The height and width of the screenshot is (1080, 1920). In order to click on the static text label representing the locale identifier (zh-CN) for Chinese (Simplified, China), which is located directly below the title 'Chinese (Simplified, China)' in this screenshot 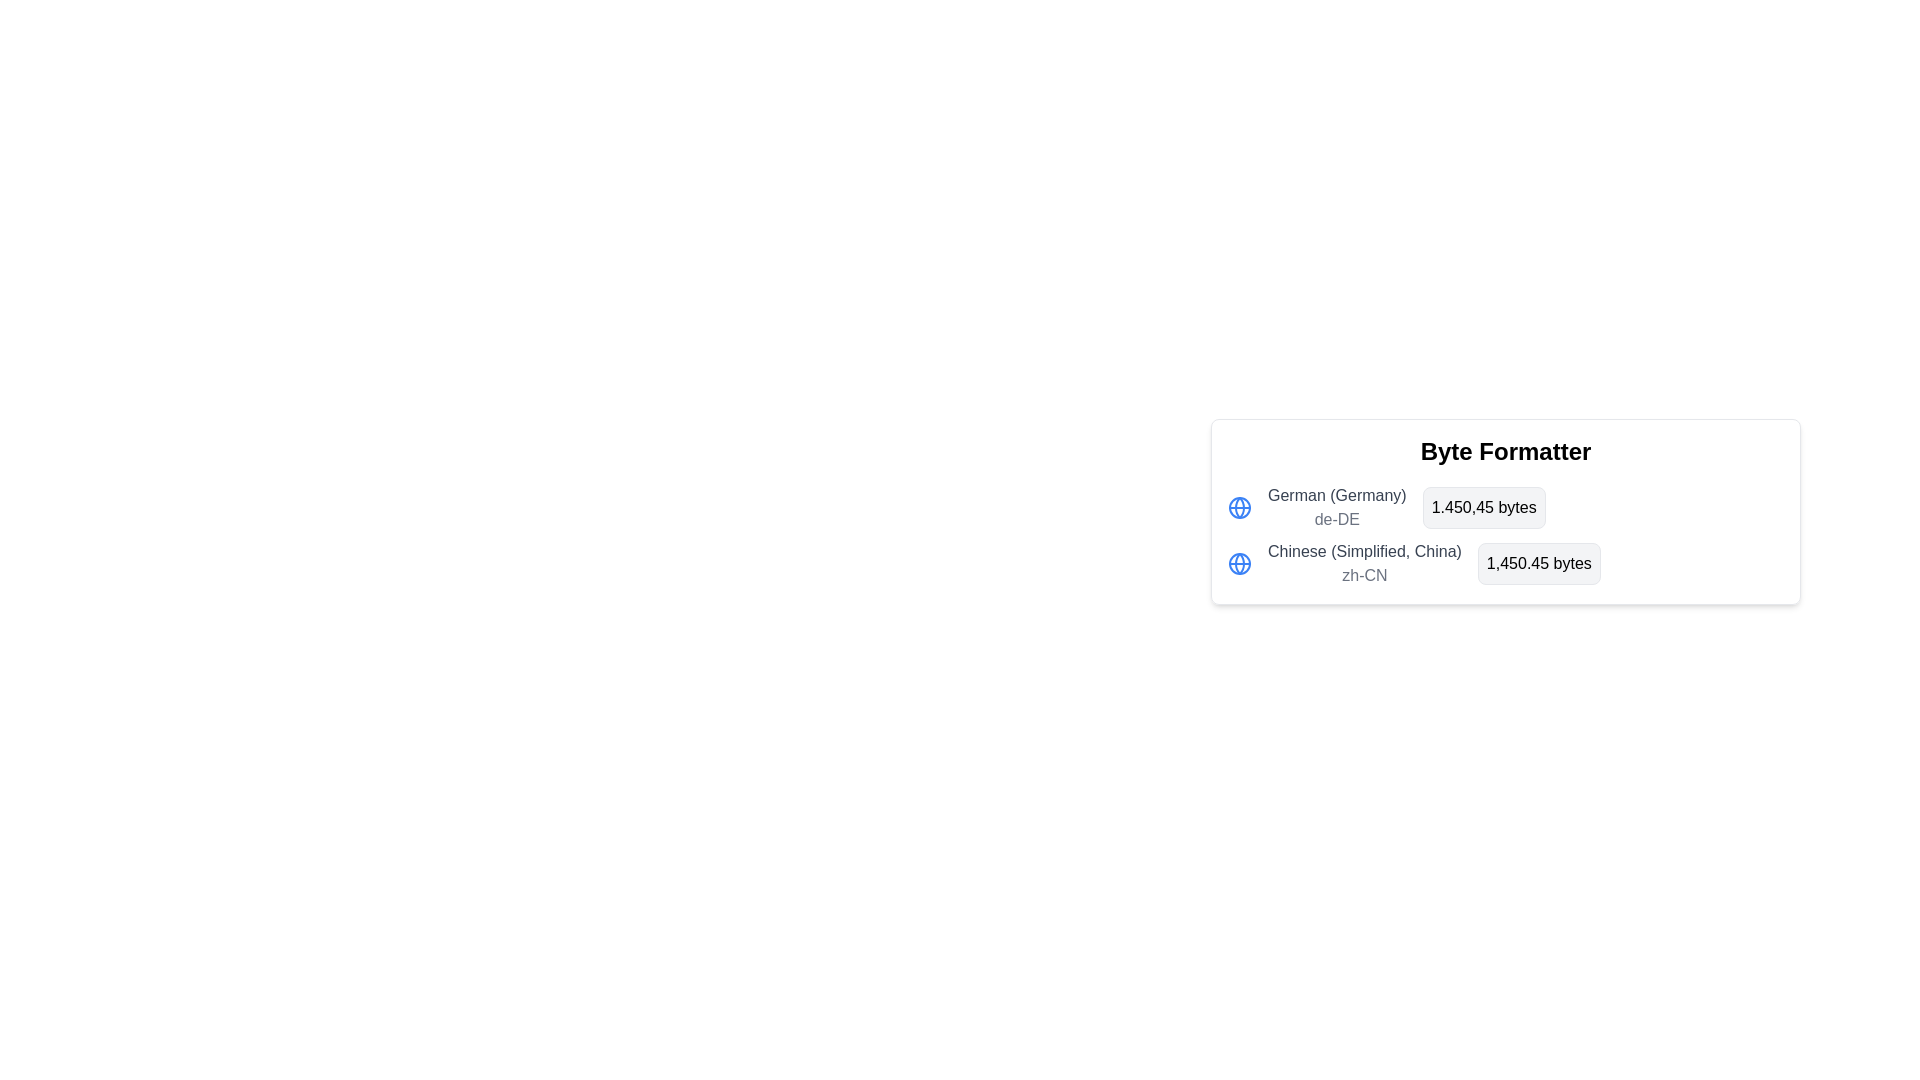, I will do `click(1363, 575)`.